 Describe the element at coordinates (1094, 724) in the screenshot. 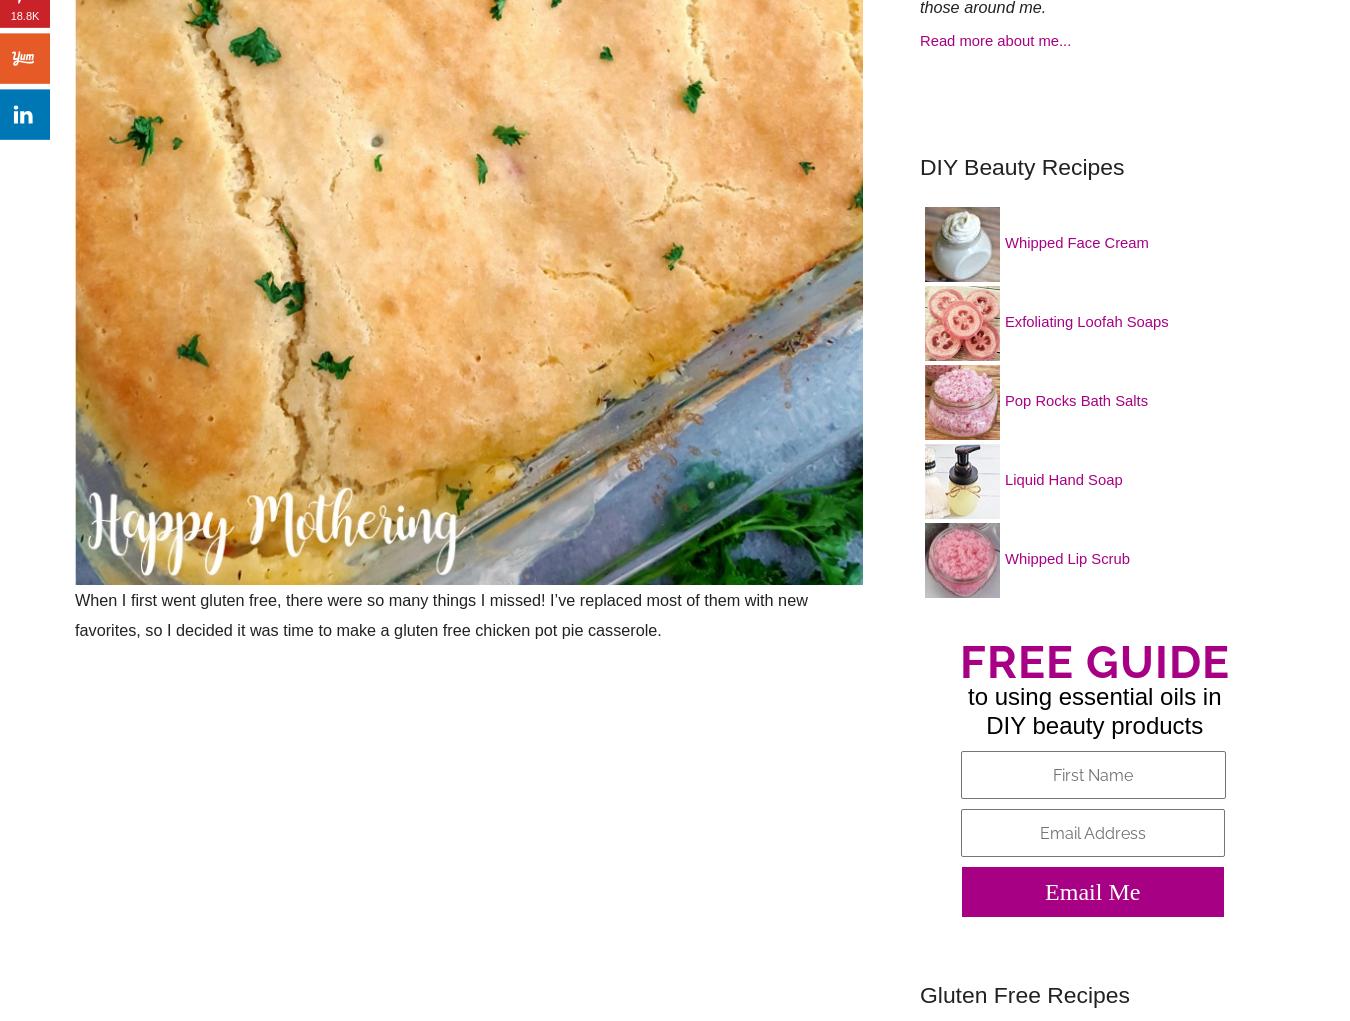

I see `'DIY beauty products'` at that location.